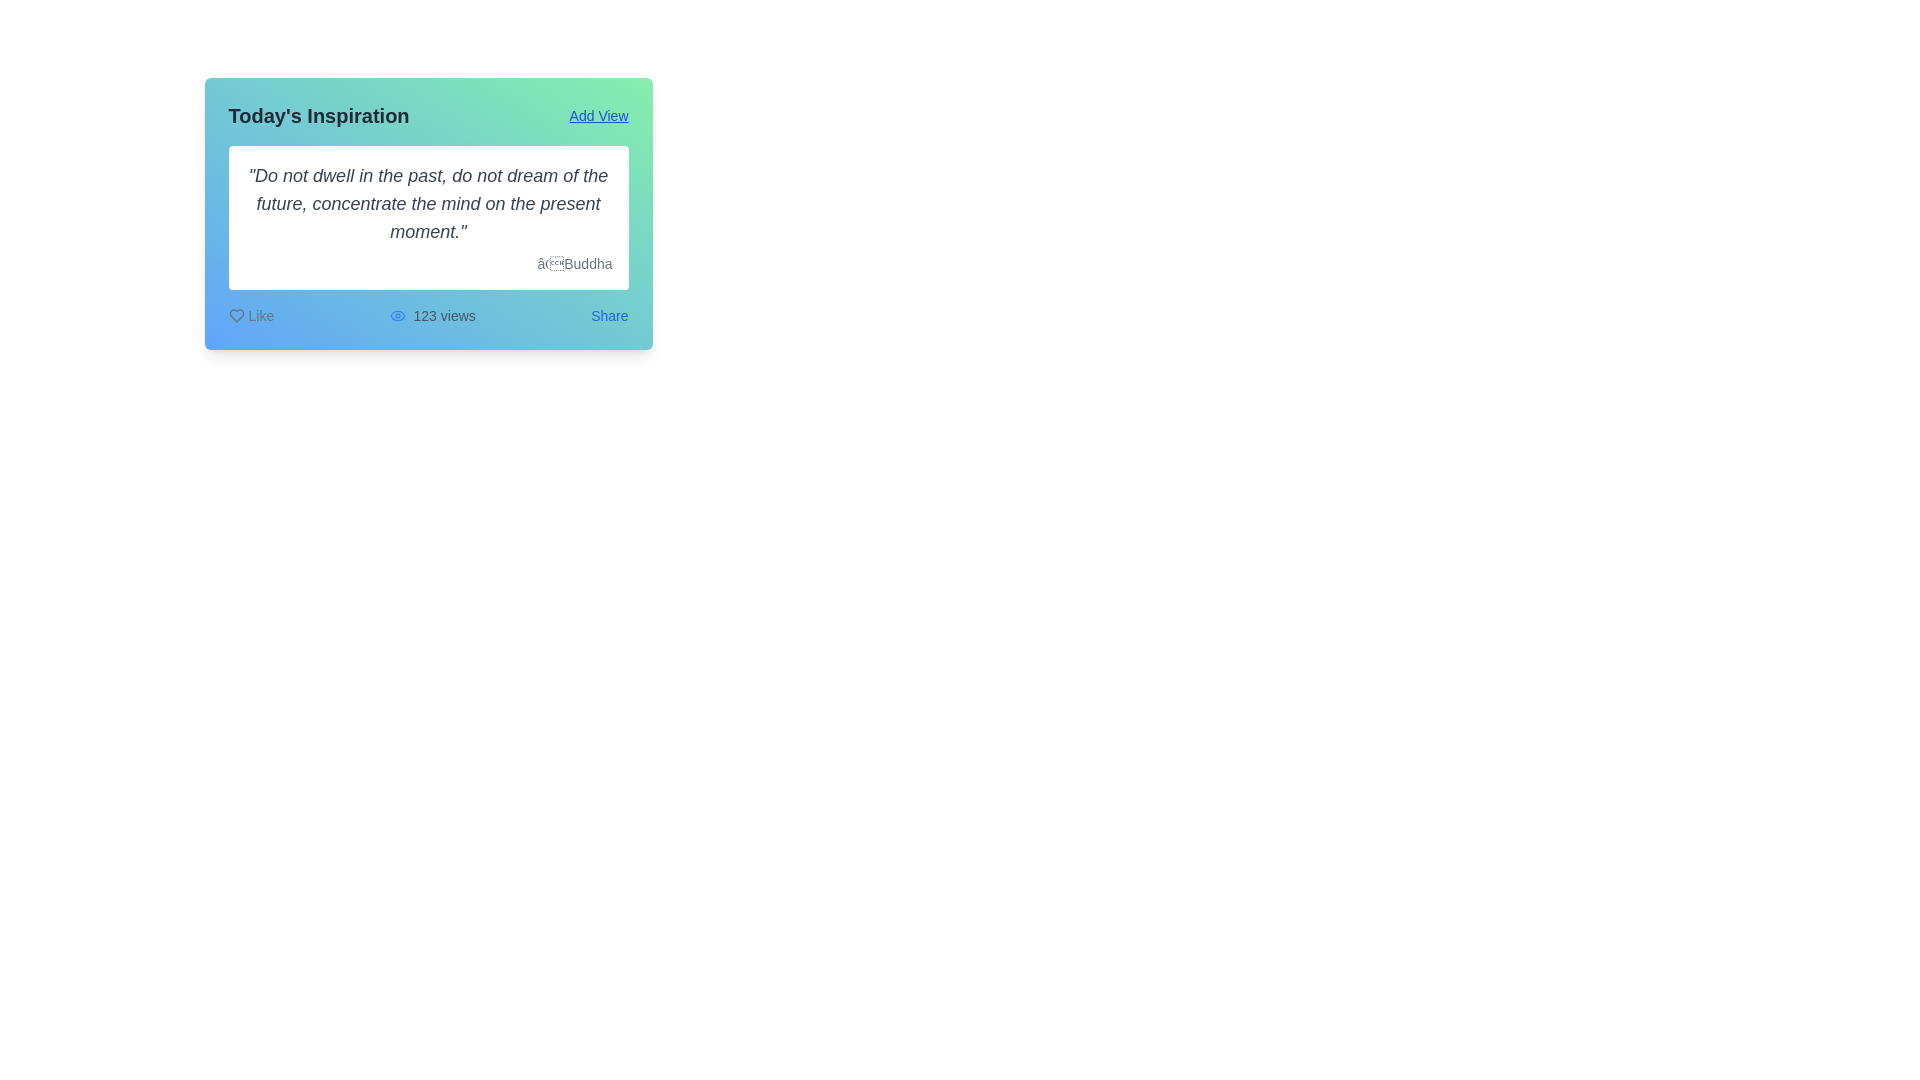  I want to click on the italicized quote text block displaying: '"Do not dwell in the past, do not dream of the future, concentrate the mind on the present moment."' which is located at the center of a white card with a rounded shadow appearance, so click(427, 204).